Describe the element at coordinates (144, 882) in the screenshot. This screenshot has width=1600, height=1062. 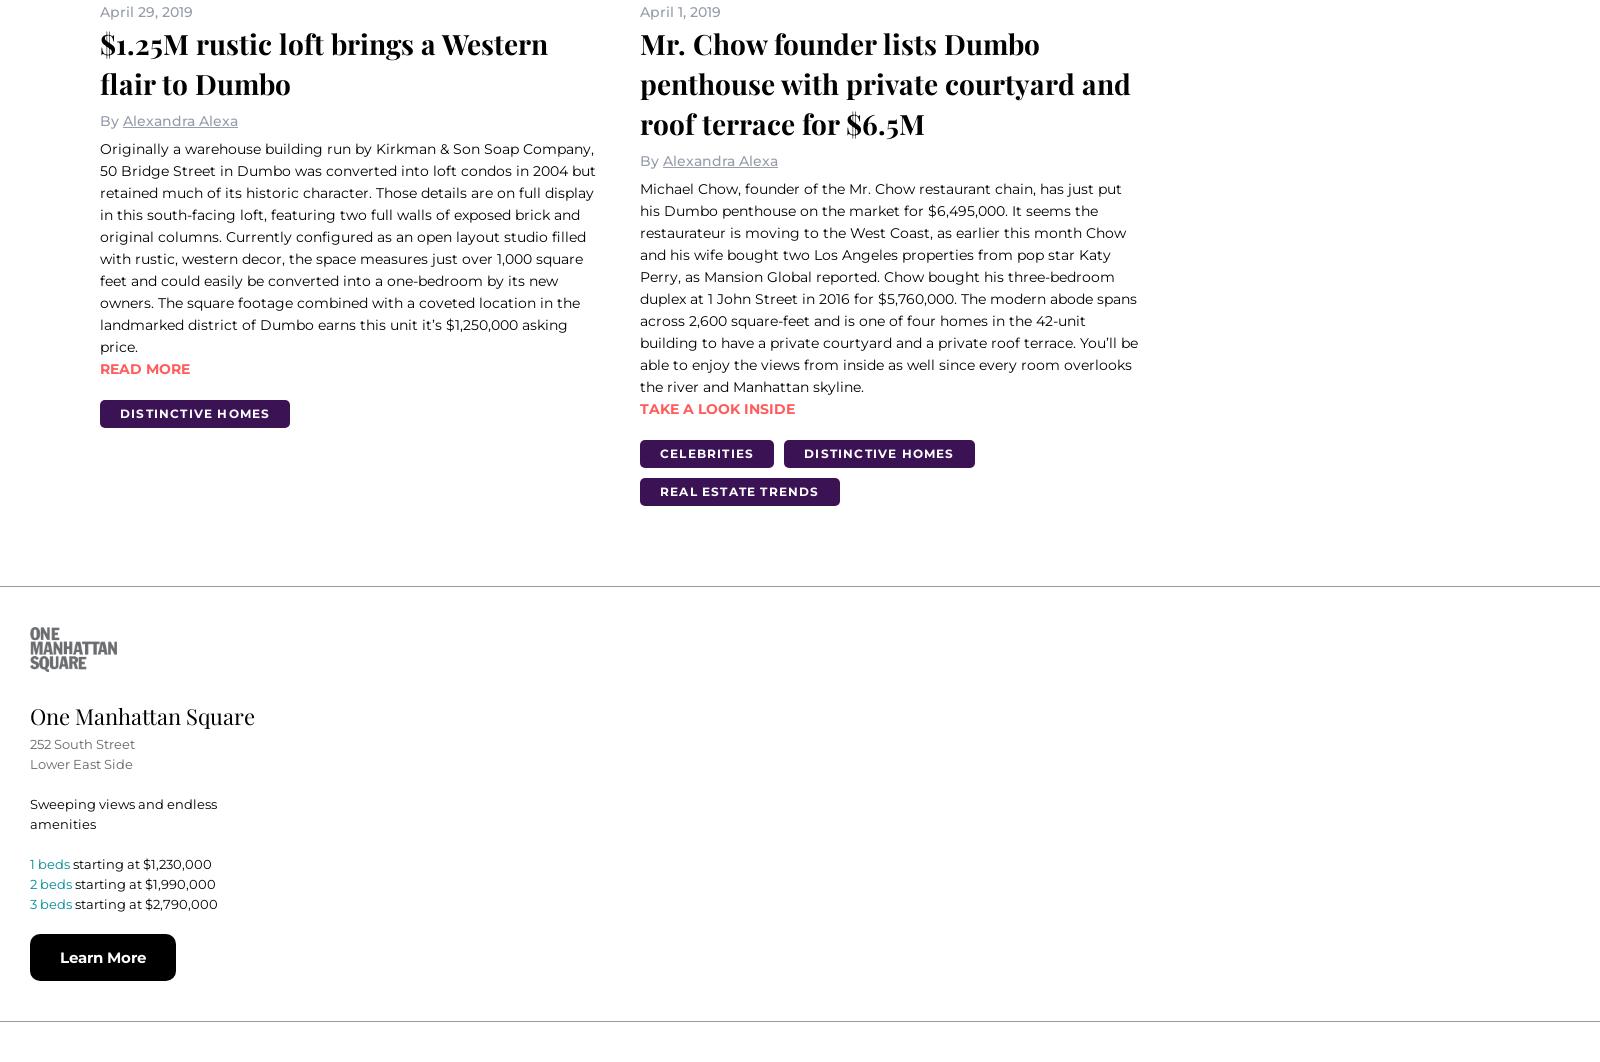
I see `'starting at $1,990,000'` at that location.